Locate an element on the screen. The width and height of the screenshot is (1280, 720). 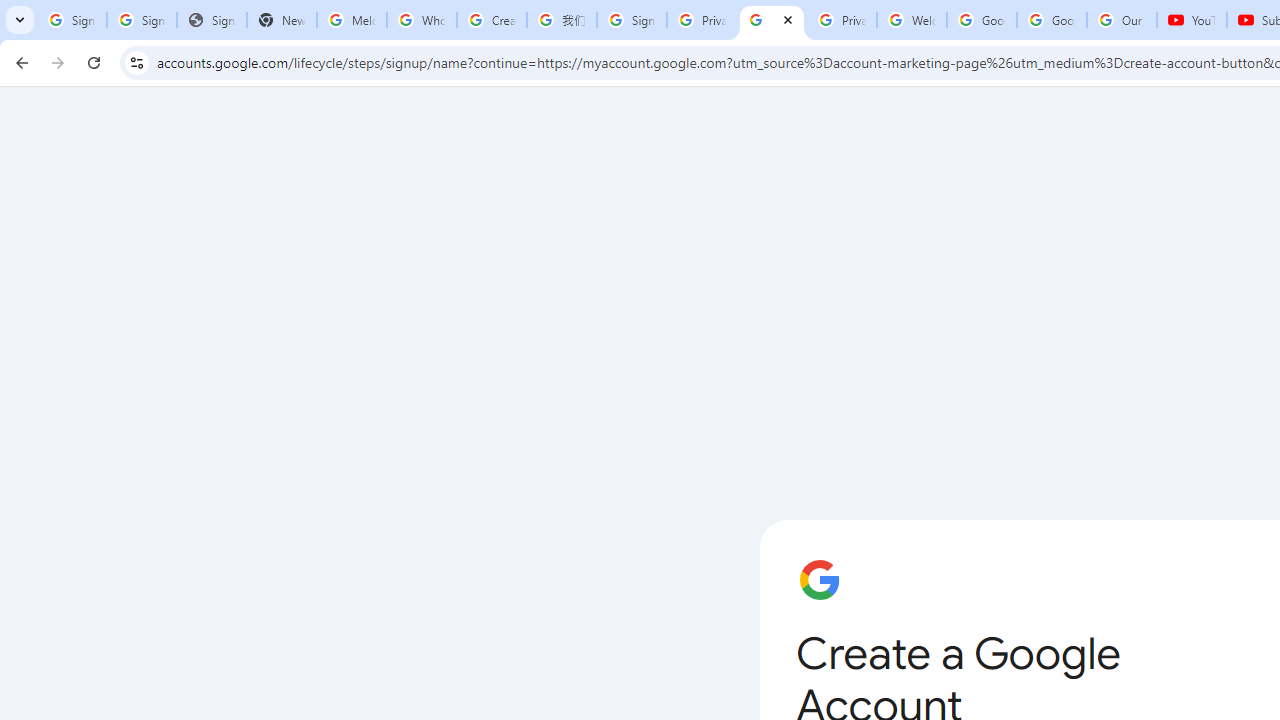
'YouTube' is located at coordinates (1192, 20).